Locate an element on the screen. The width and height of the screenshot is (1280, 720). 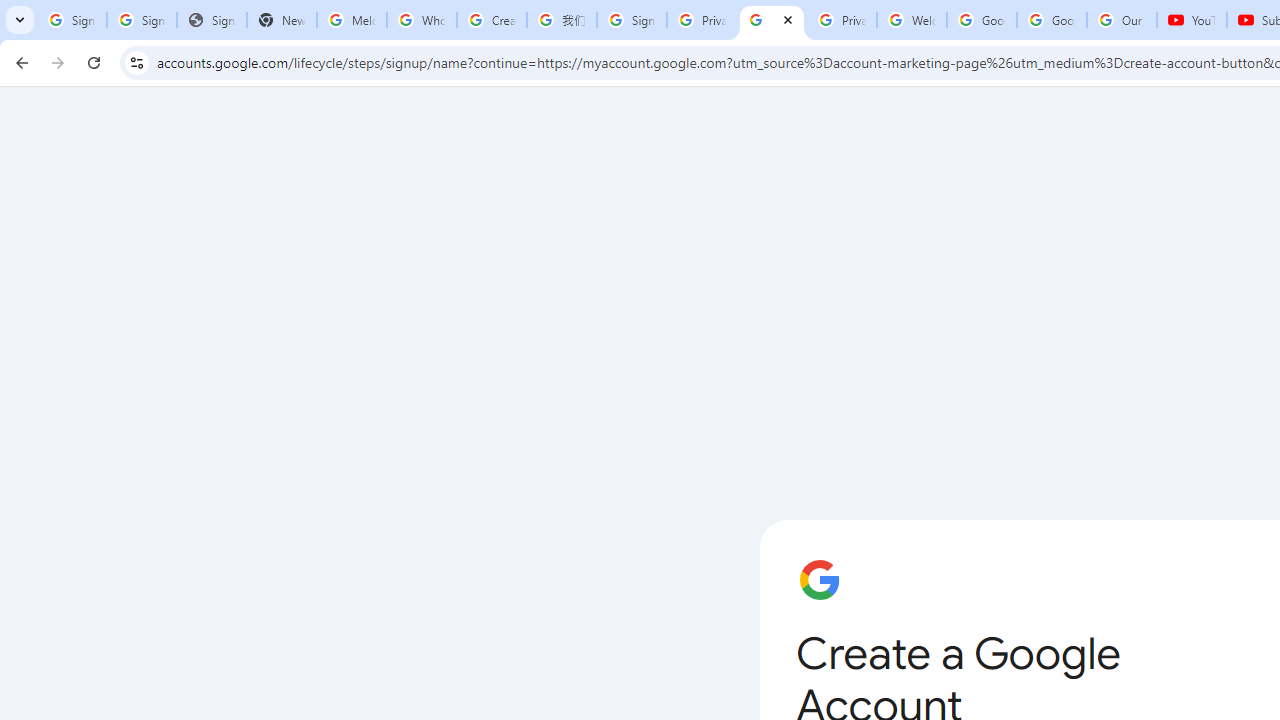
'YouTube' is located at coordinates (1192, 20).